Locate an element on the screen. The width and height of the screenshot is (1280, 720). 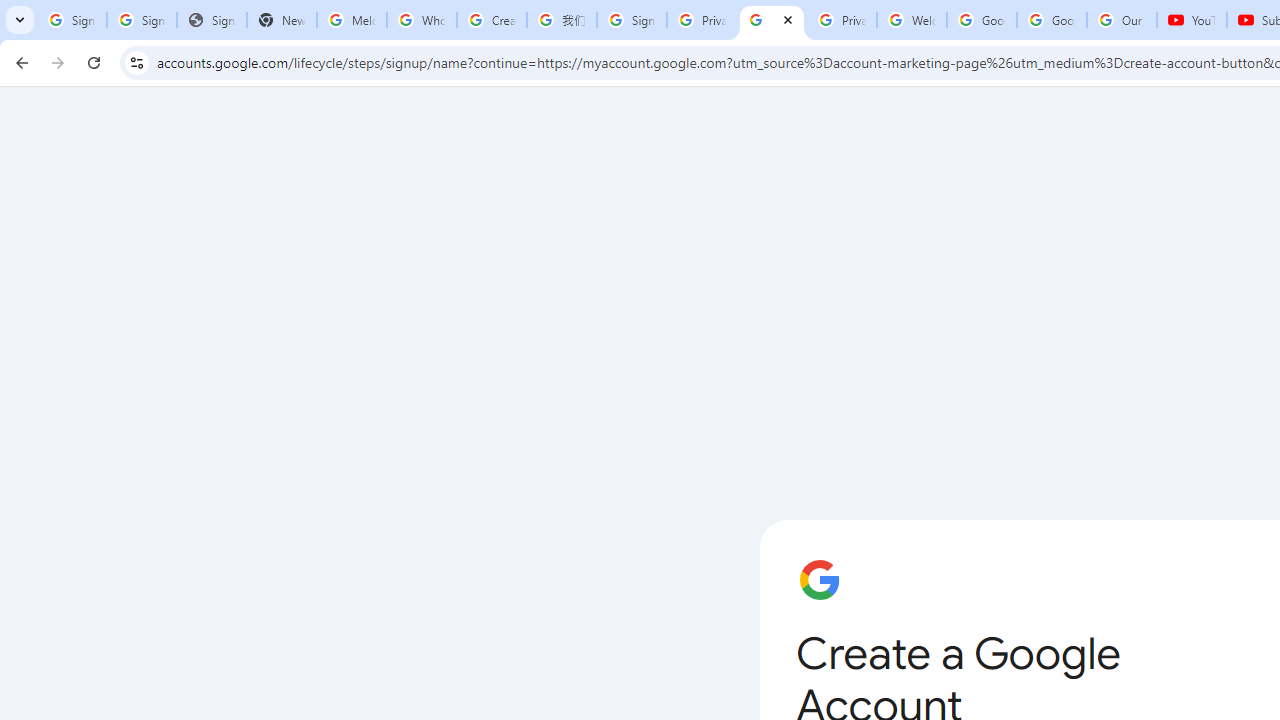
'YouTube' is located at coordinates (1192, 20).